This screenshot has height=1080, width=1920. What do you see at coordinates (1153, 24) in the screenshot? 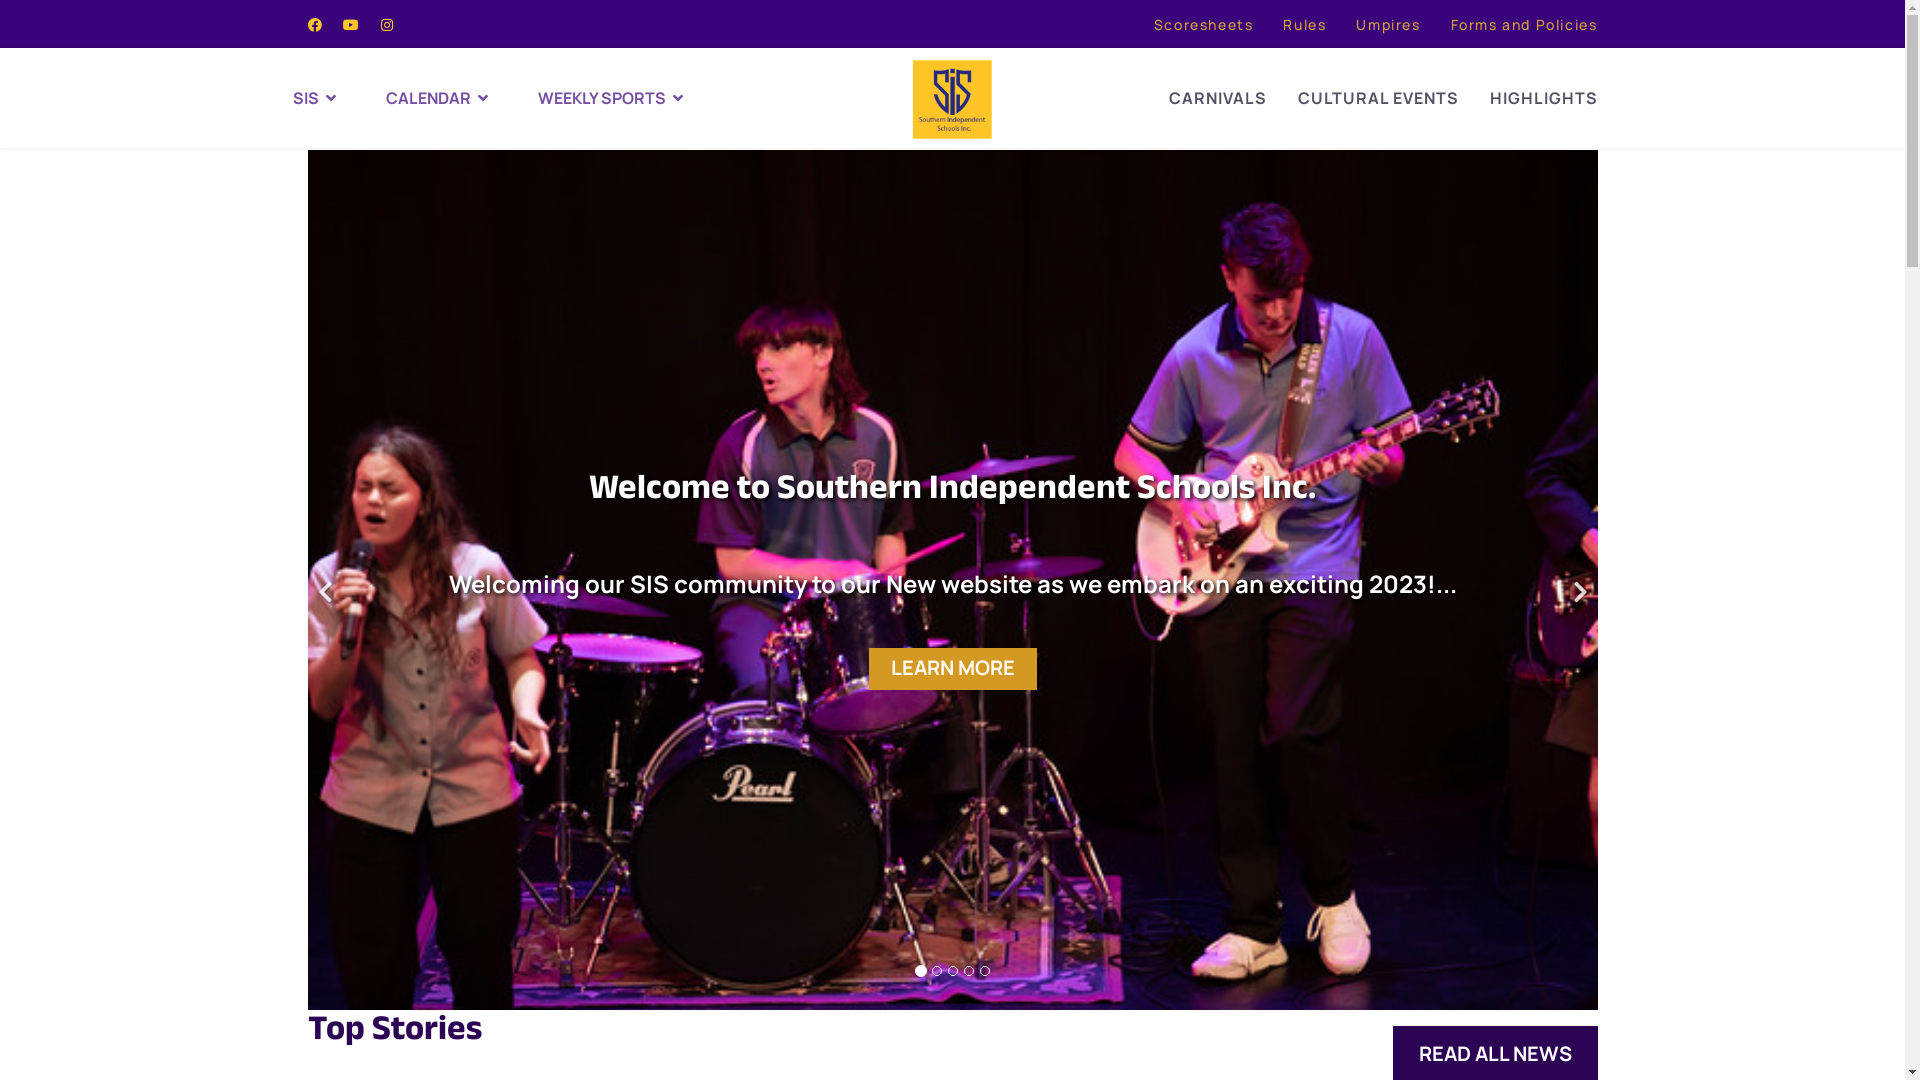
I see `'Scoresheets'` at bounding box center [1153, 24].